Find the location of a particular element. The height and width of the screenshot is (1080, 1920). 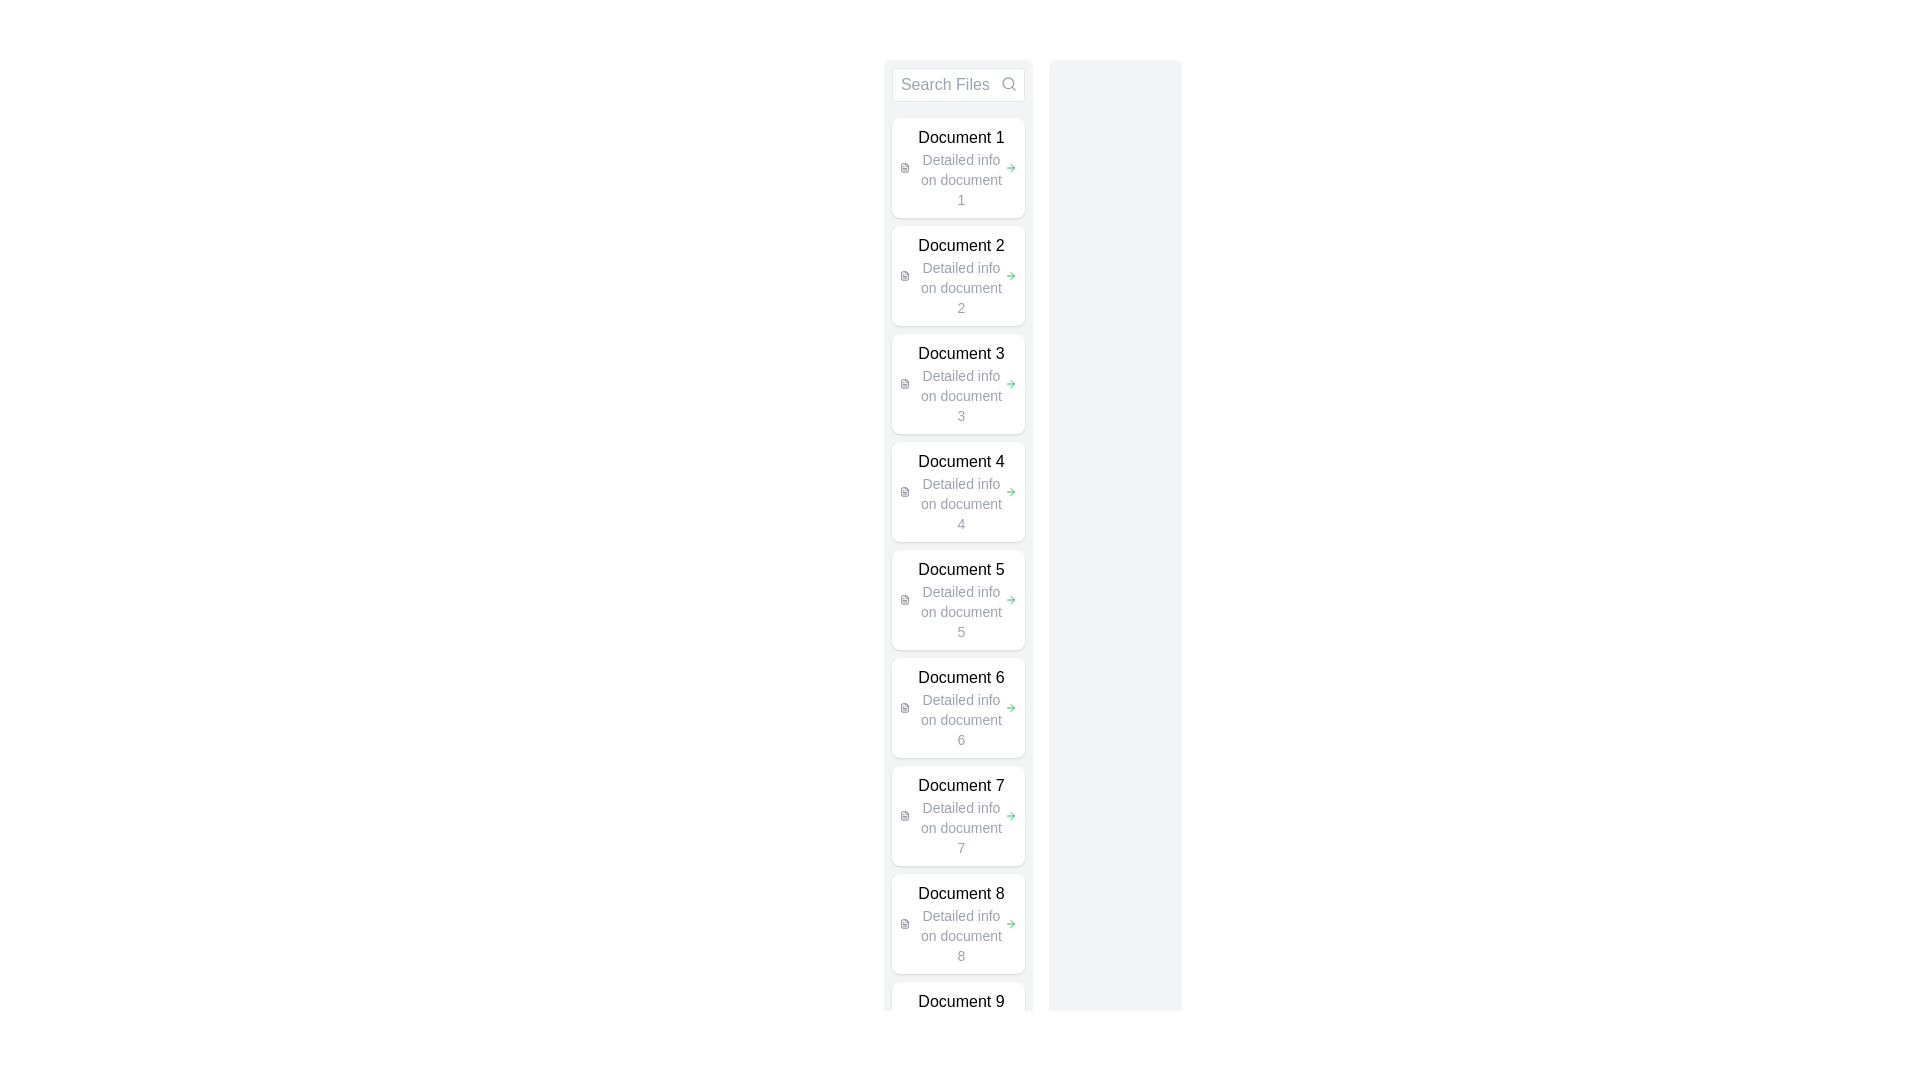

the file or document icon located to the left of the 'Document 4' text is located at coordinates (903, 492).